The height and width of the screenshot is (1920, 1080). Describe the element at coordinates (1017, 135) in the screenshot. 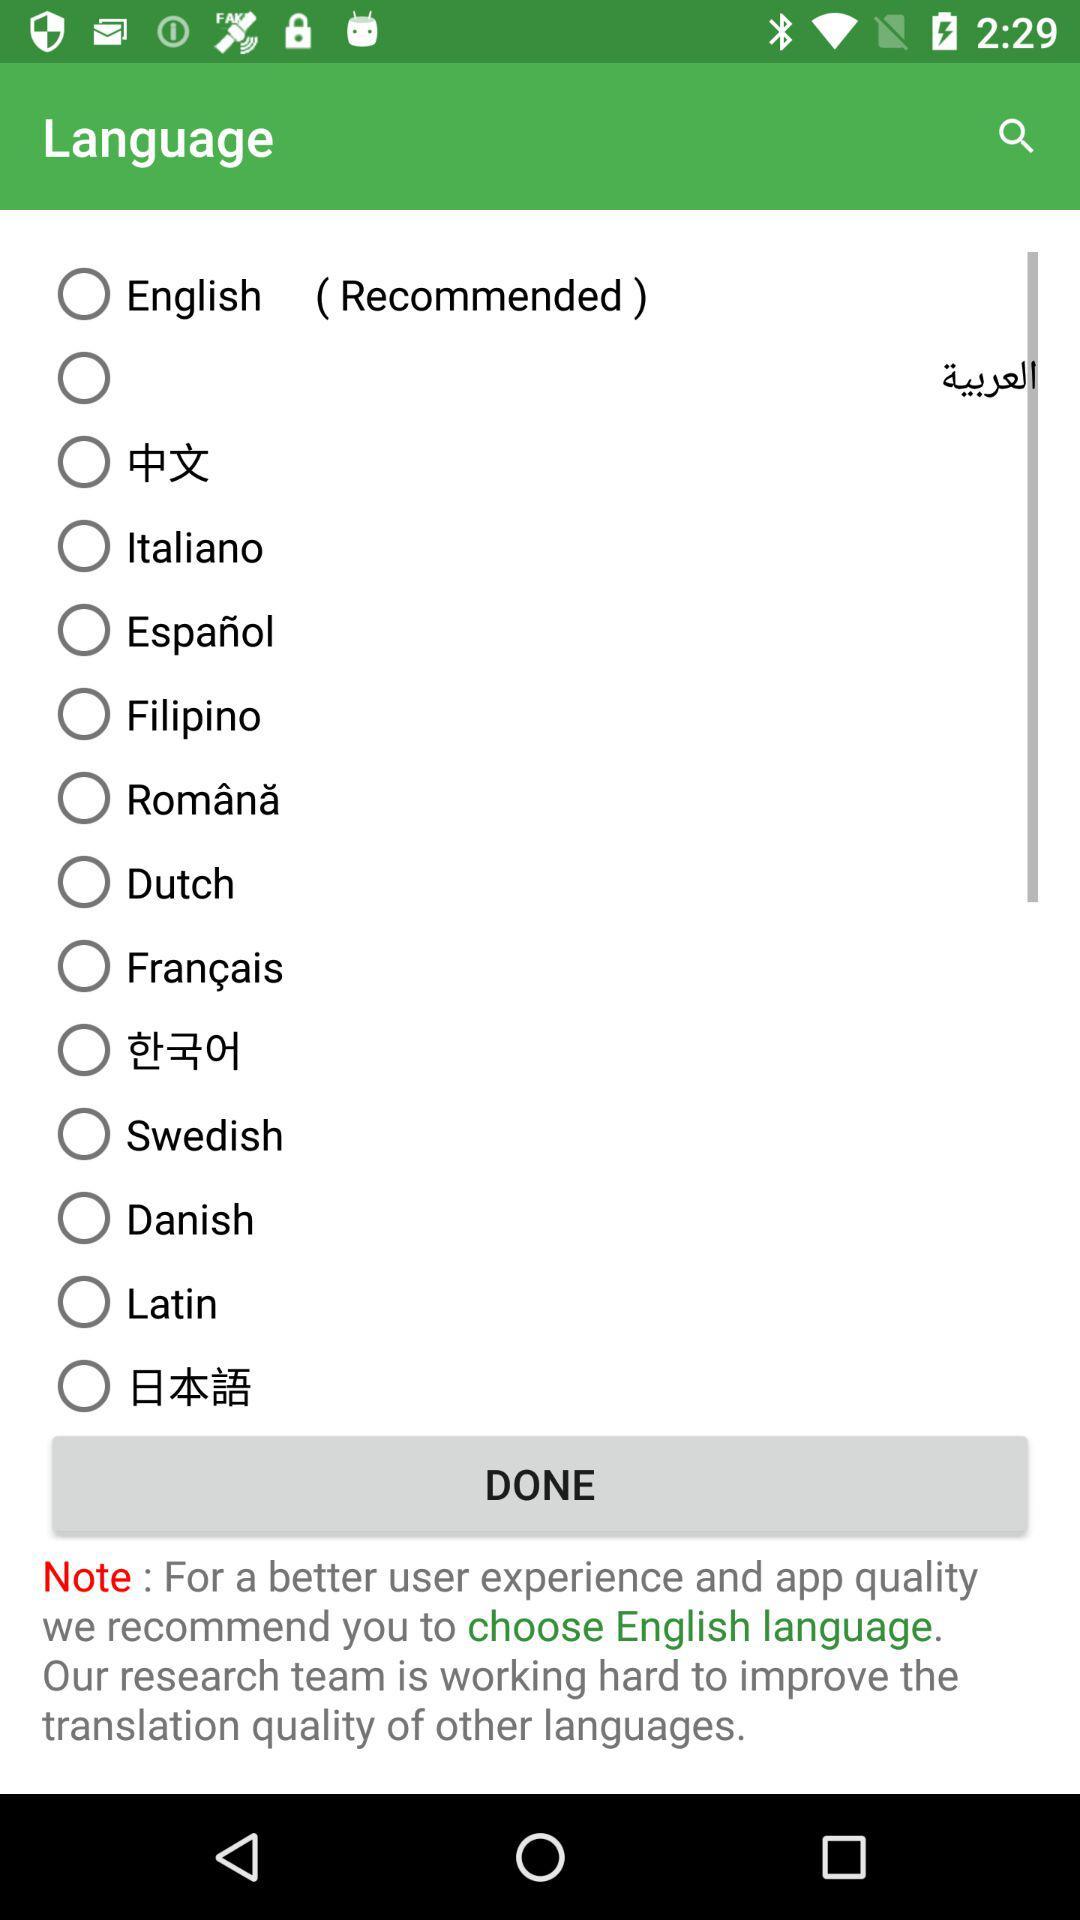

I see `icon above english     ( recommended )` at that location.